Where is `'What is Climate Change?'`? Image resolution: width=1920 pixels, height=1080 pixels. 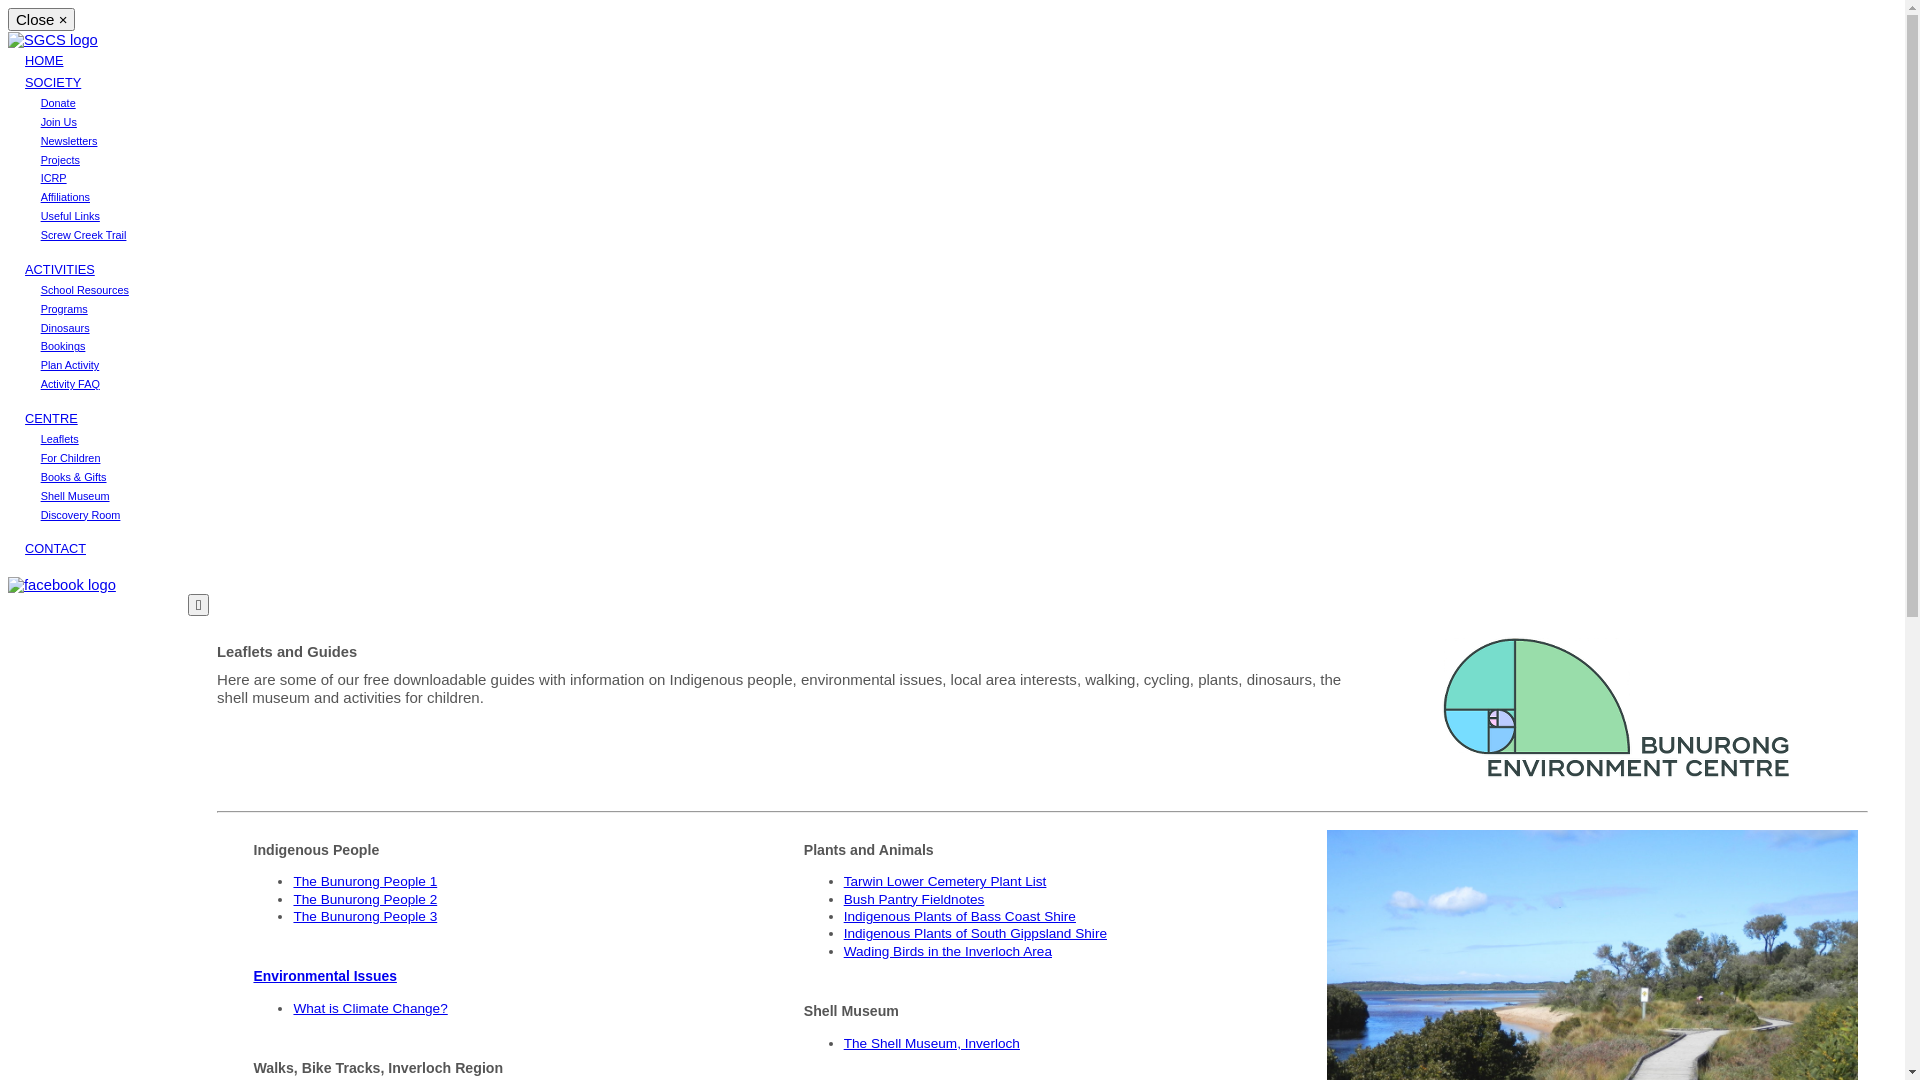
'What is Climate Change?' is located at coordinates (369, 1008).